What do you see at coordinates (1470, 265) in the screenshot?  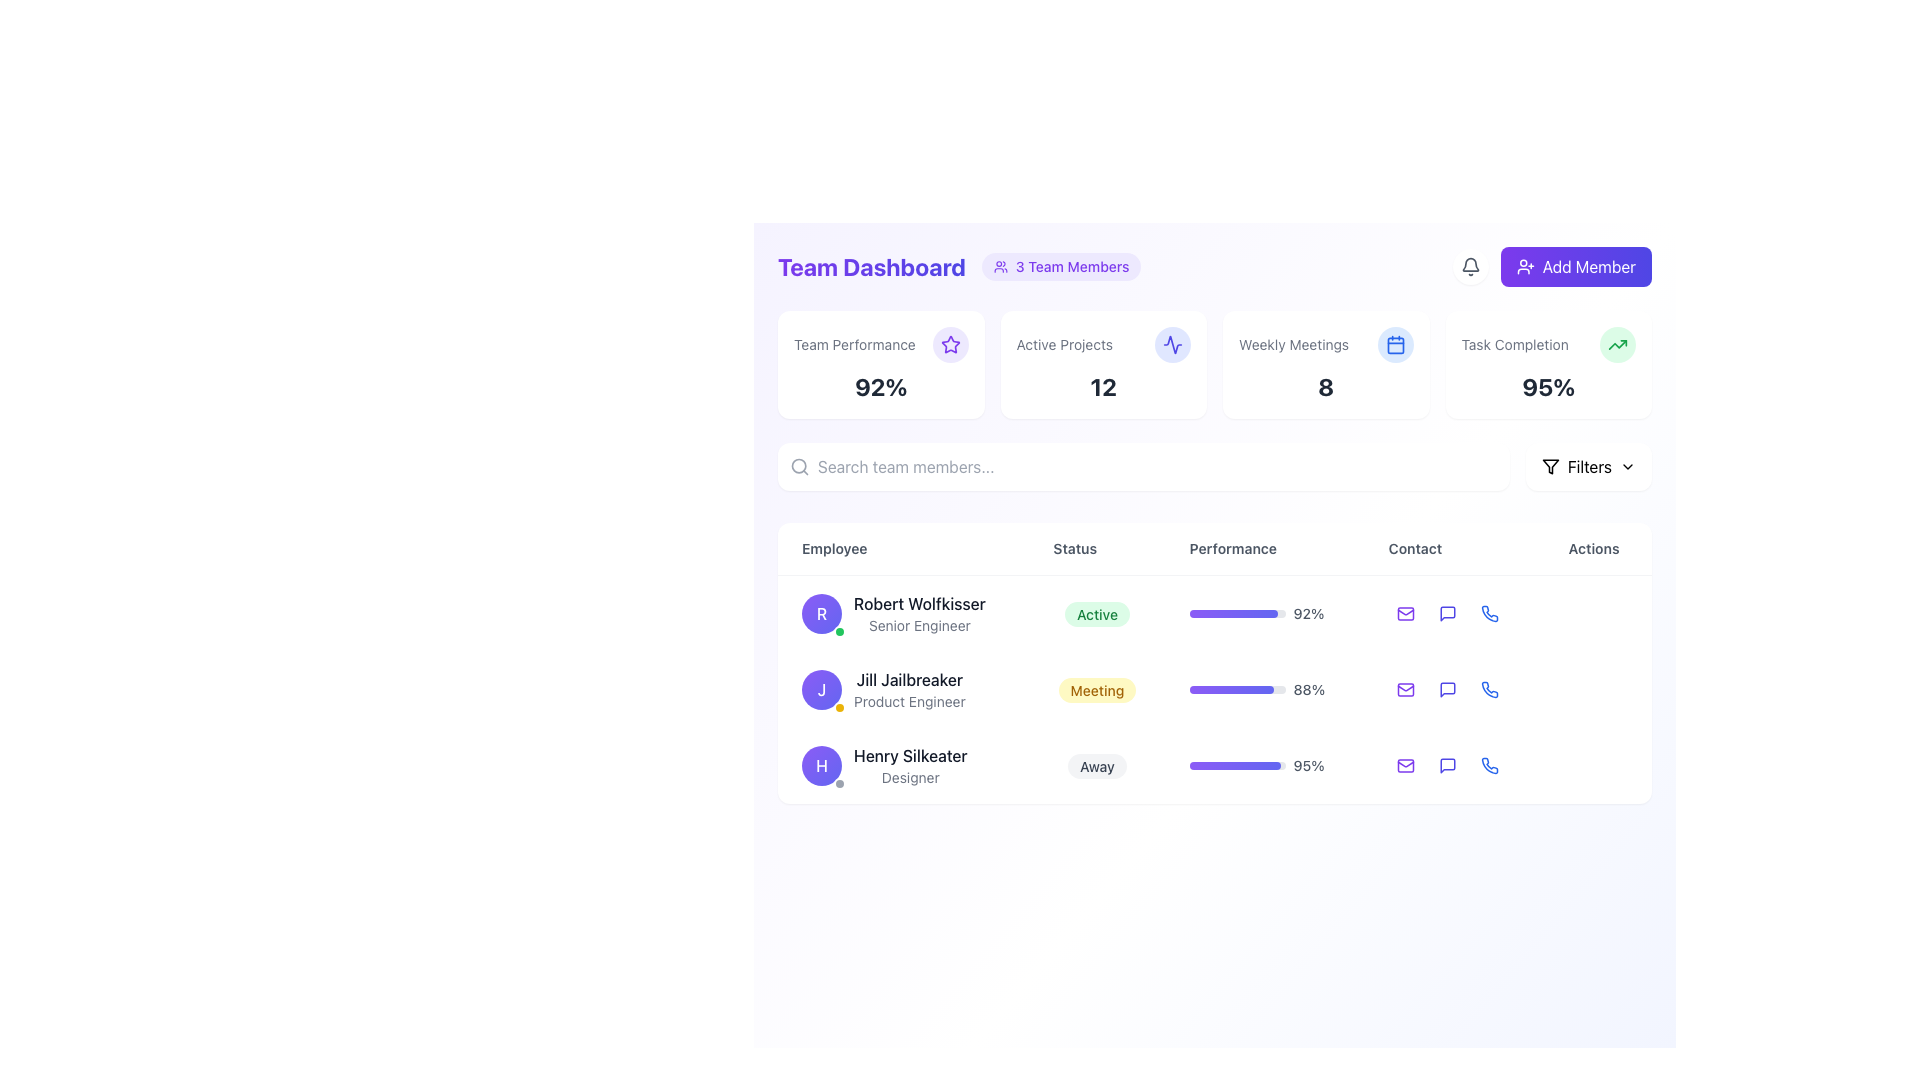 I see `the gray bell icon button located in the top-right corner of the page` at bounding box center [1470, 265].